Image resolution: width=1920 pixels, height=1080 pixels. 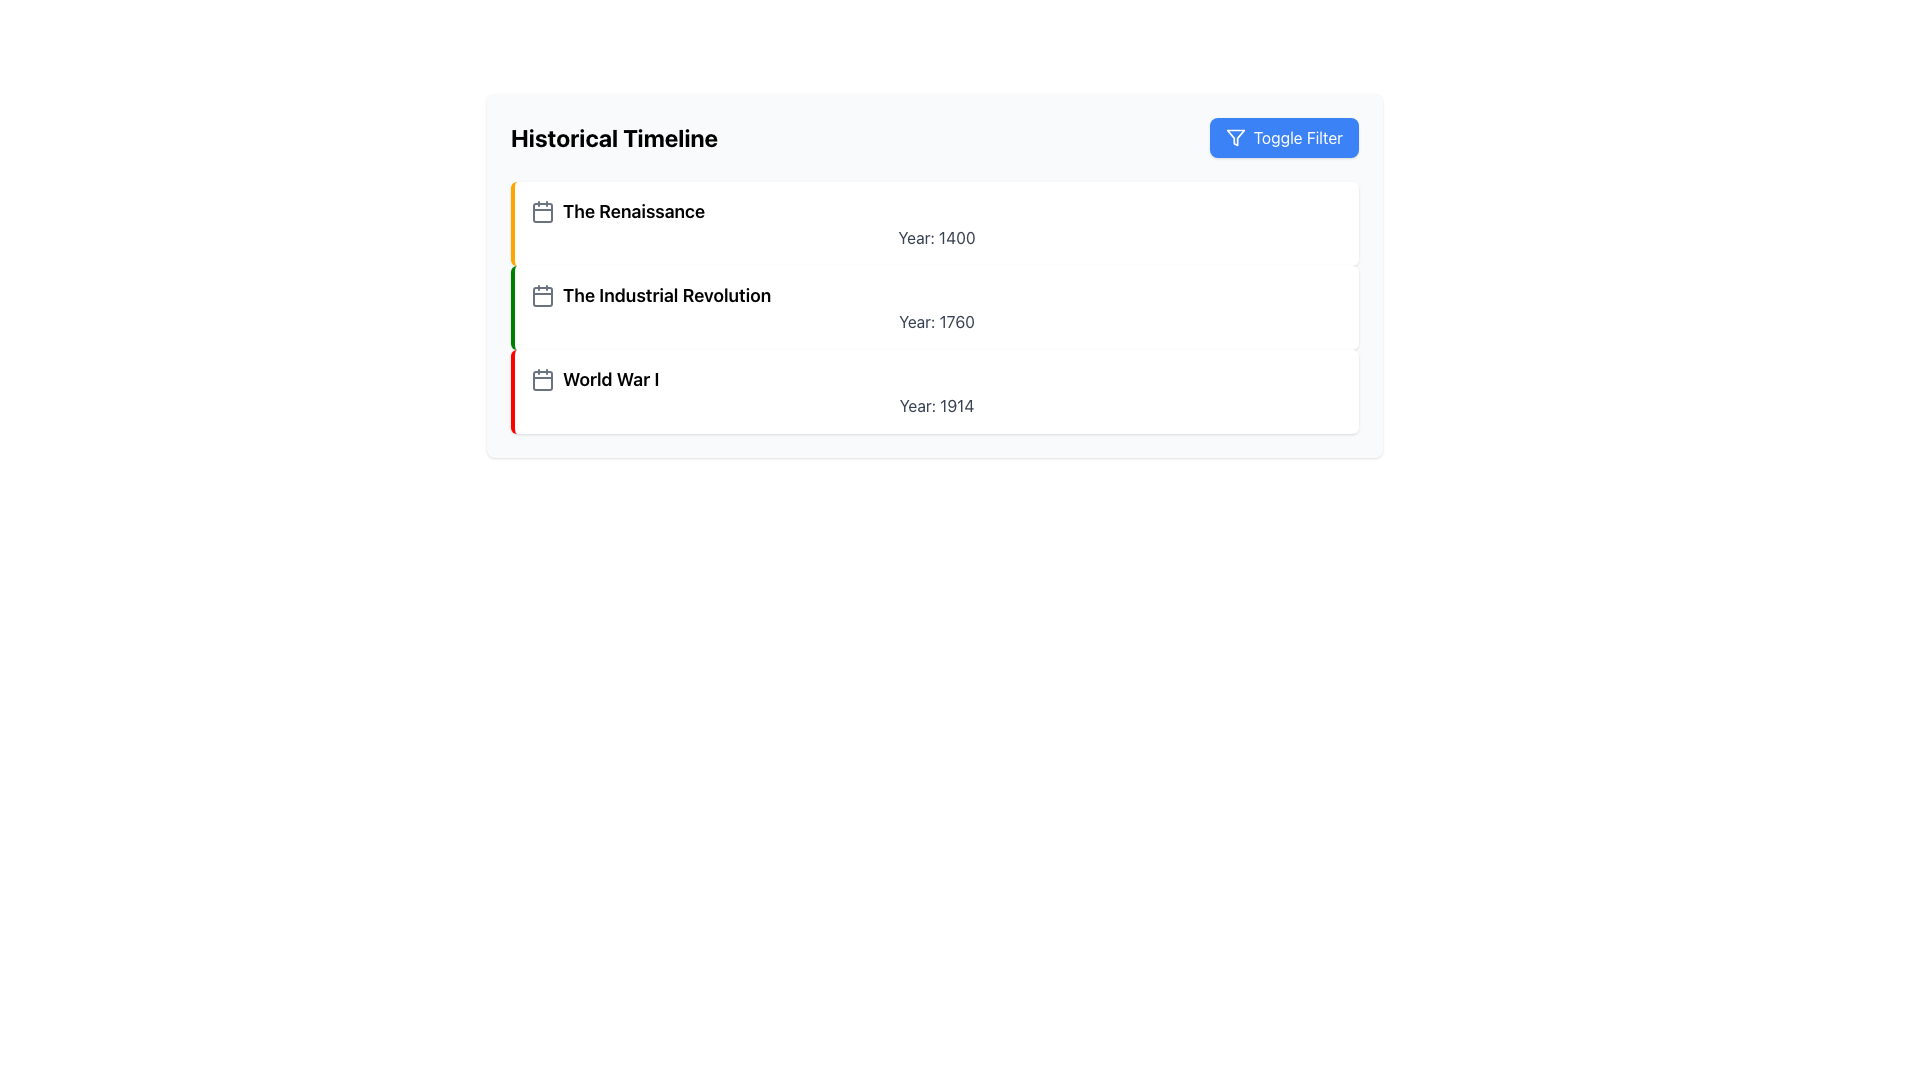 I want to click on the SVG rectangle that represents the background of the date display in the calendar icon for 'The Renaissance' row, so click(x=542, y=212).